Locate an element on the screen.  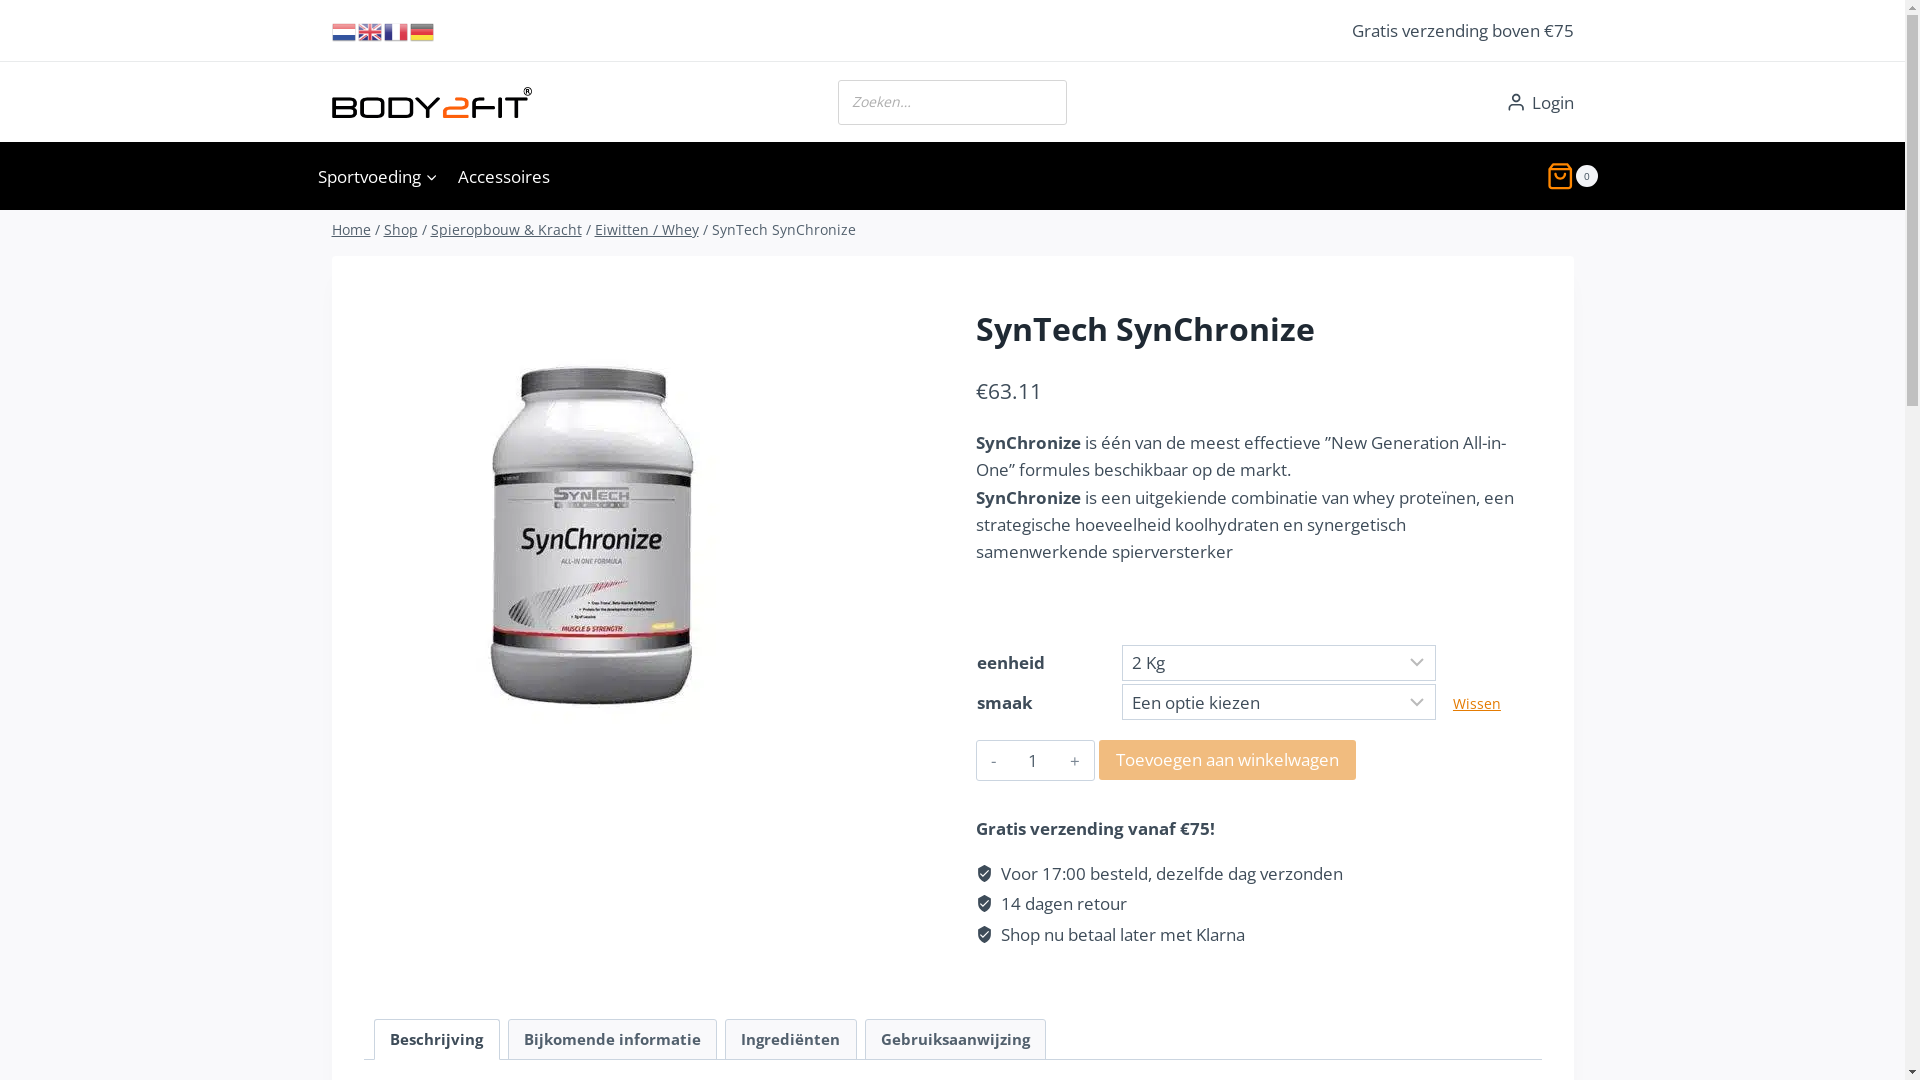
'Toevoegen aan winkelwagen' is located at coordinates (1098, 759).